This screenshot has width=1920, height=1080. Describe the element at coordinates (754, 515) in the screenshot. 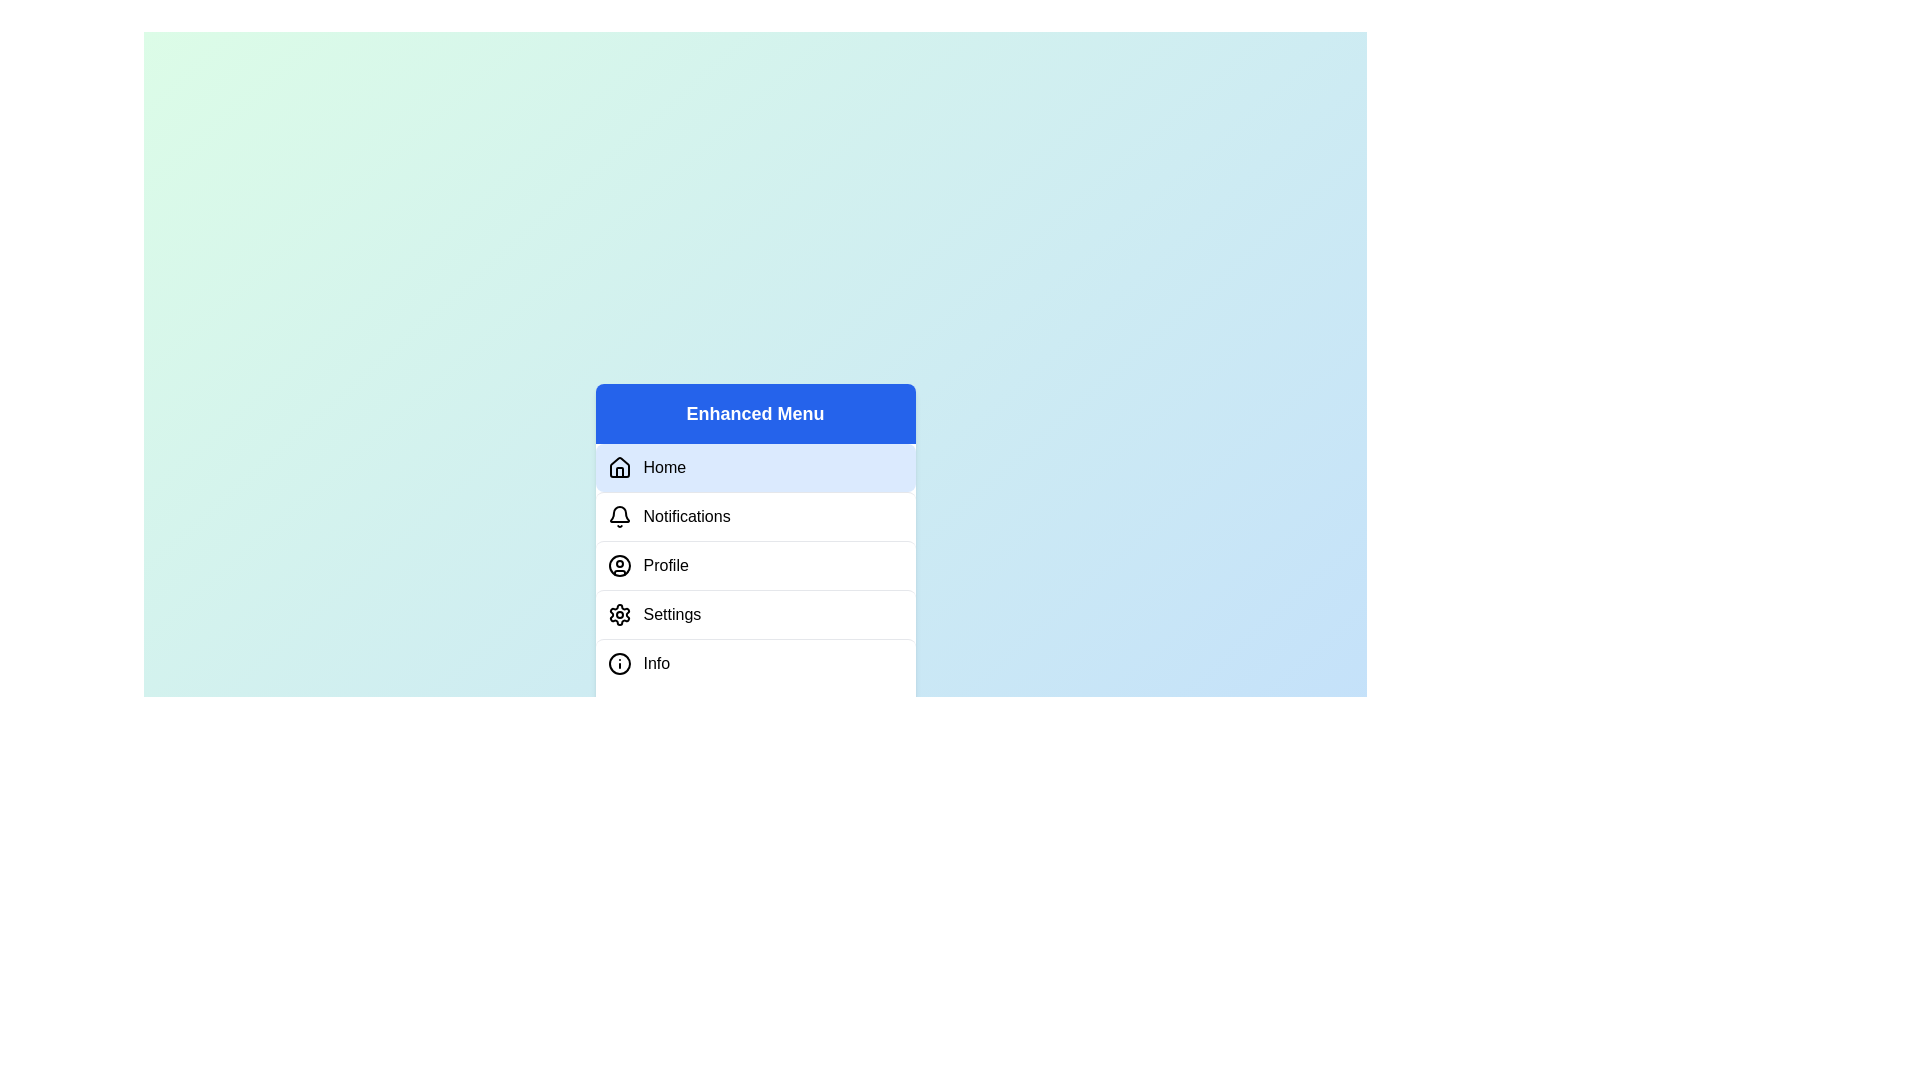

I see `the menu tab Notifications` at that location.